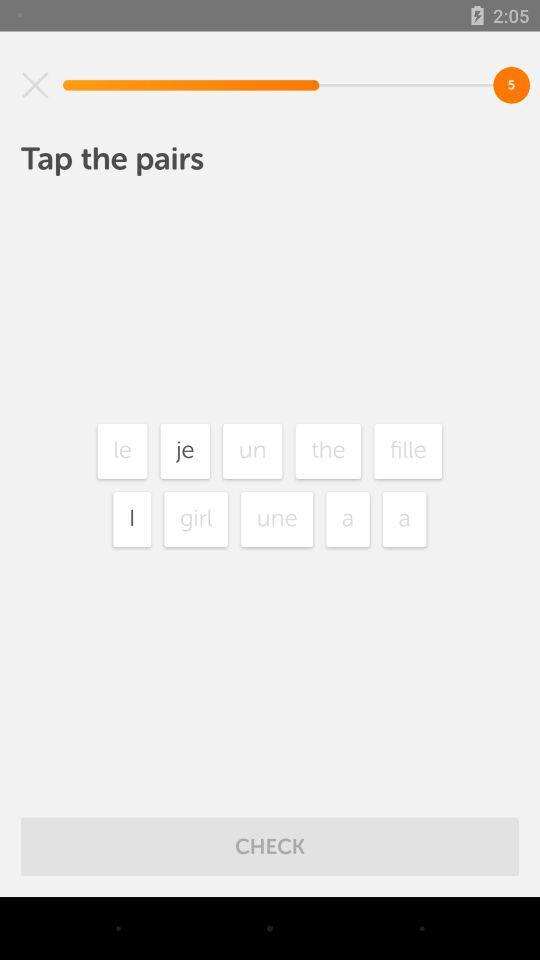  What do you see at coordinates (185, 451) in the screenshot?
I see `the icon to the right of le item` at bounding box center [185, 451].